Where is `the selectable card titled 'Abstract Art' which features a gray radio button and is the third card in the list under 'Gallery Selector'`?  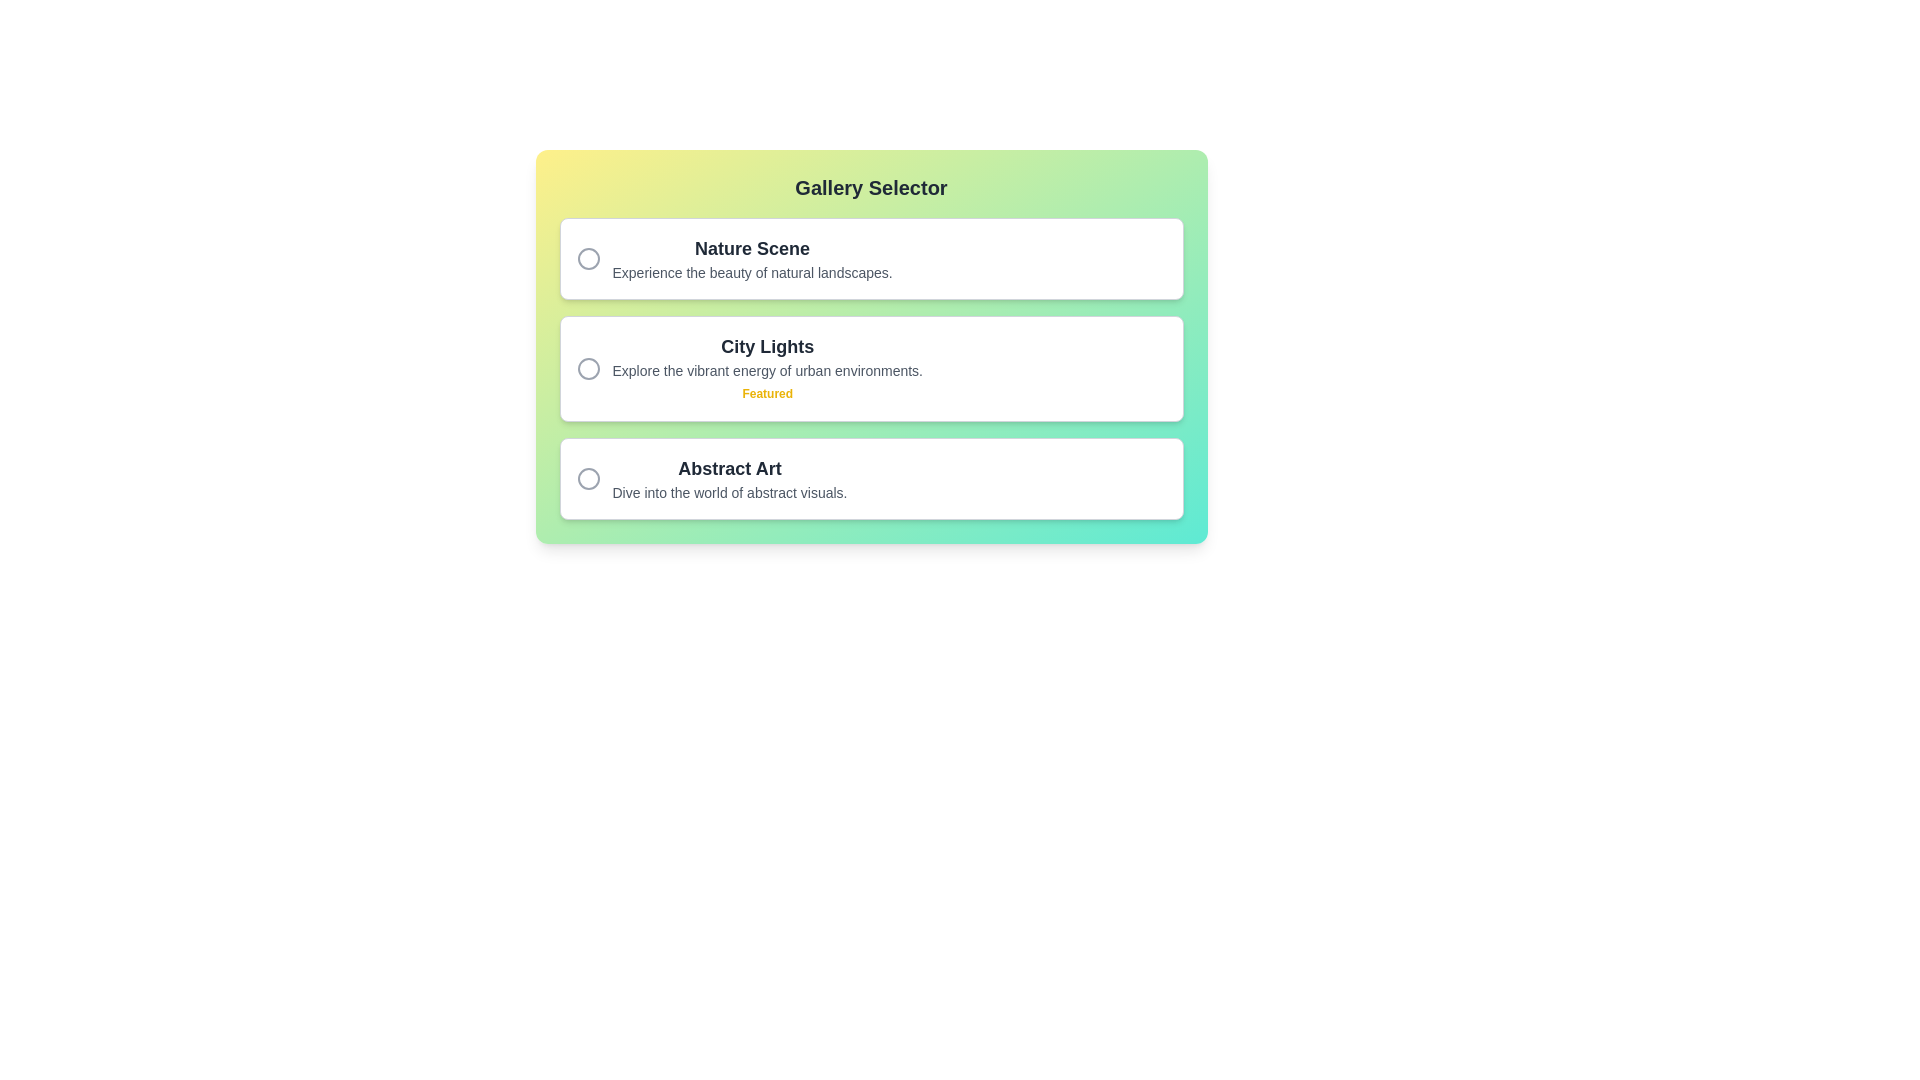 the selectable card titled 'Abstract Art' which features a gray radio button and is the third card in the list under 'Gallery Selector' is located at coordinates (871, 478).